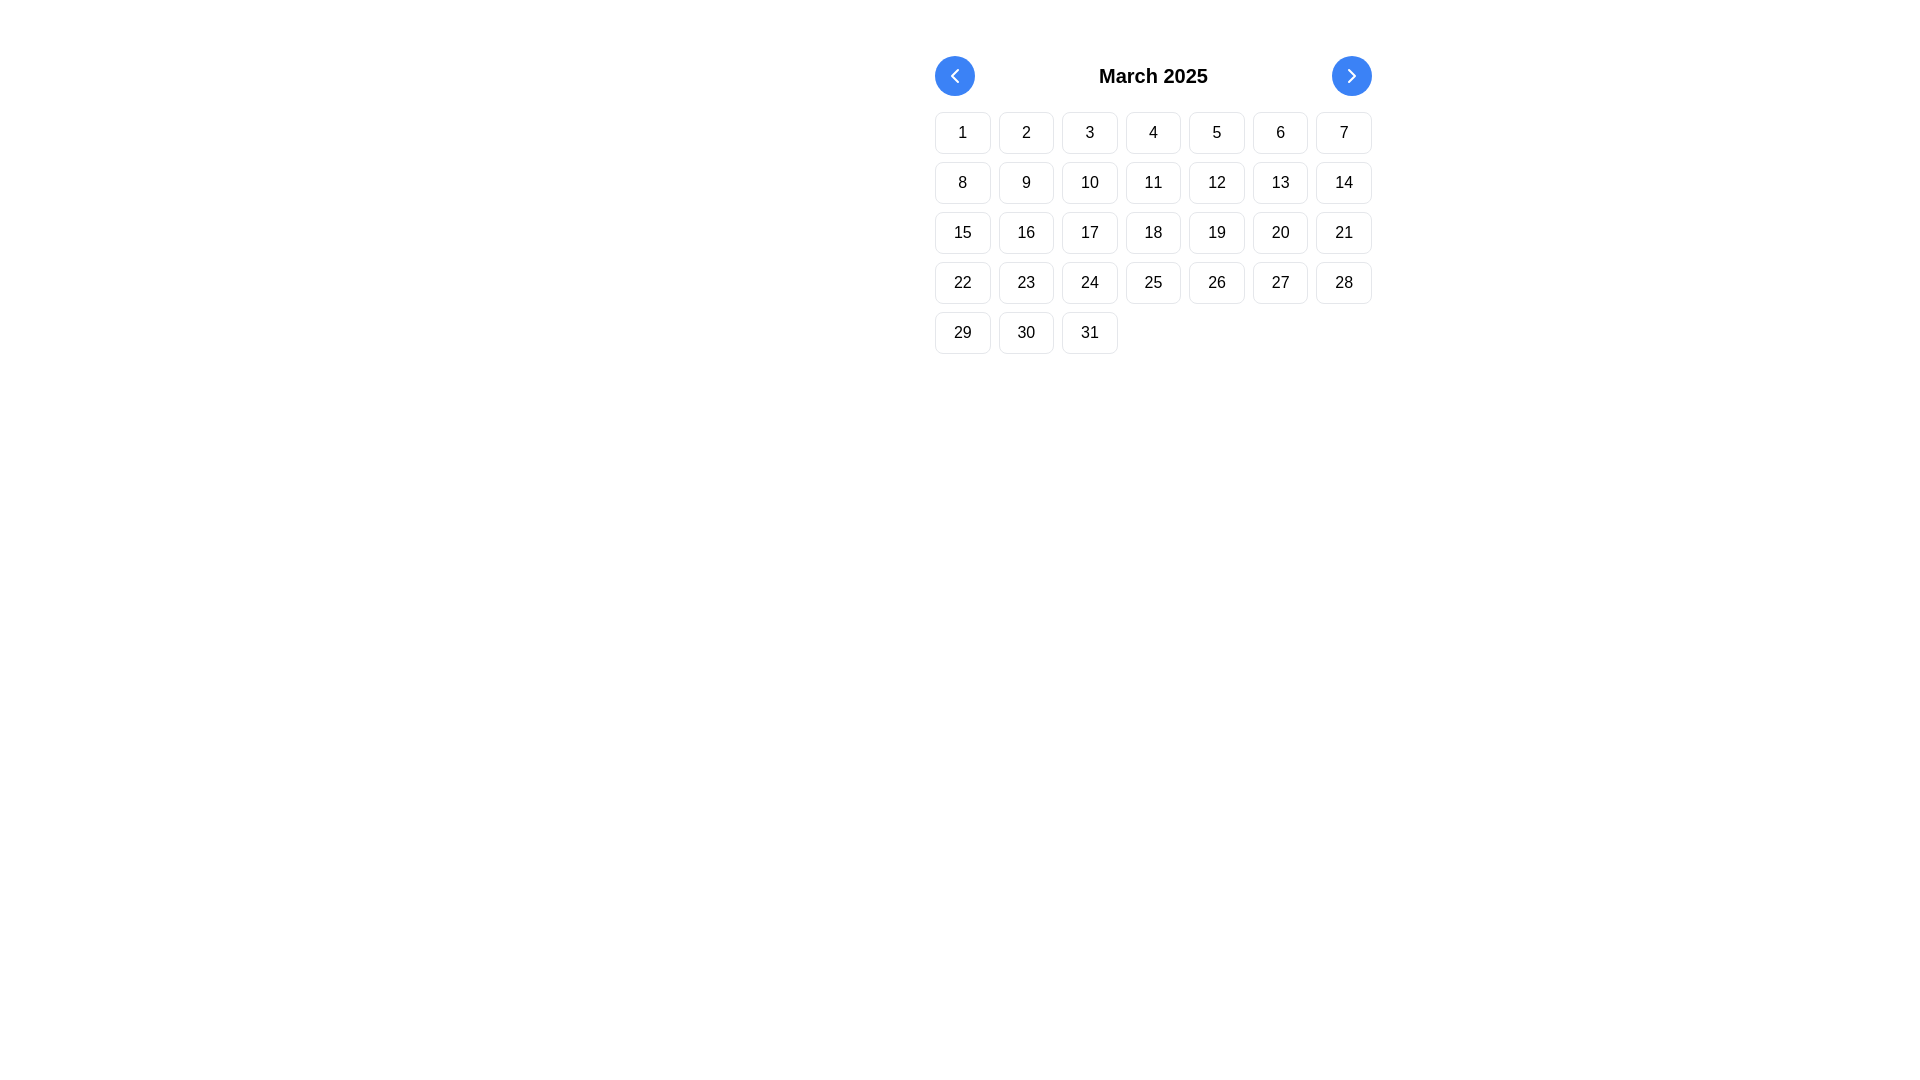 The image size is (1920, 1080). Describe the element at coordinates (1153, 231) in the screenshot. I see `any cell of the grid layout component that represents a calendar or similar system, which is centrally located and spans horizontally across the interface` at that location.